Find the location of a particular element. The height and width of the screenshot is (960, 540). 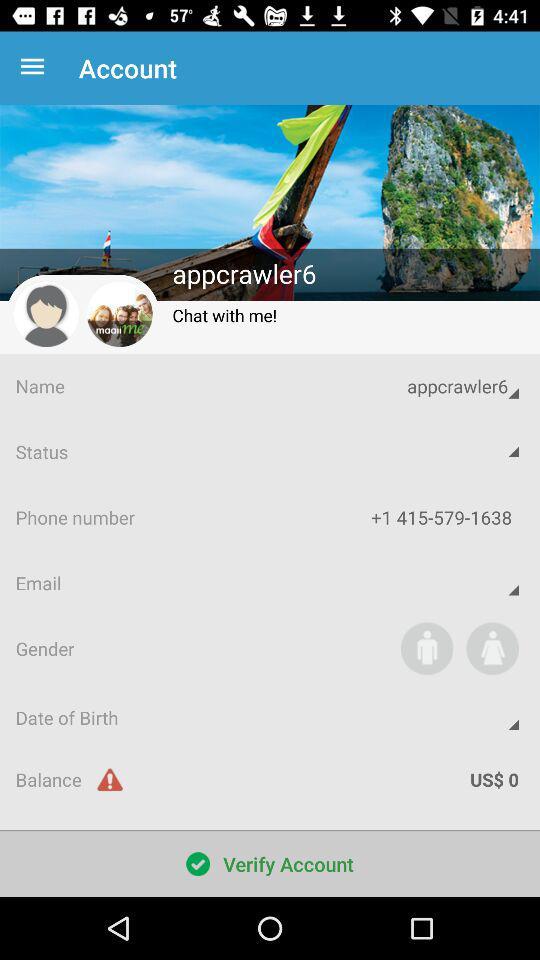

the verify account icon is located at coordinates (270, 863).